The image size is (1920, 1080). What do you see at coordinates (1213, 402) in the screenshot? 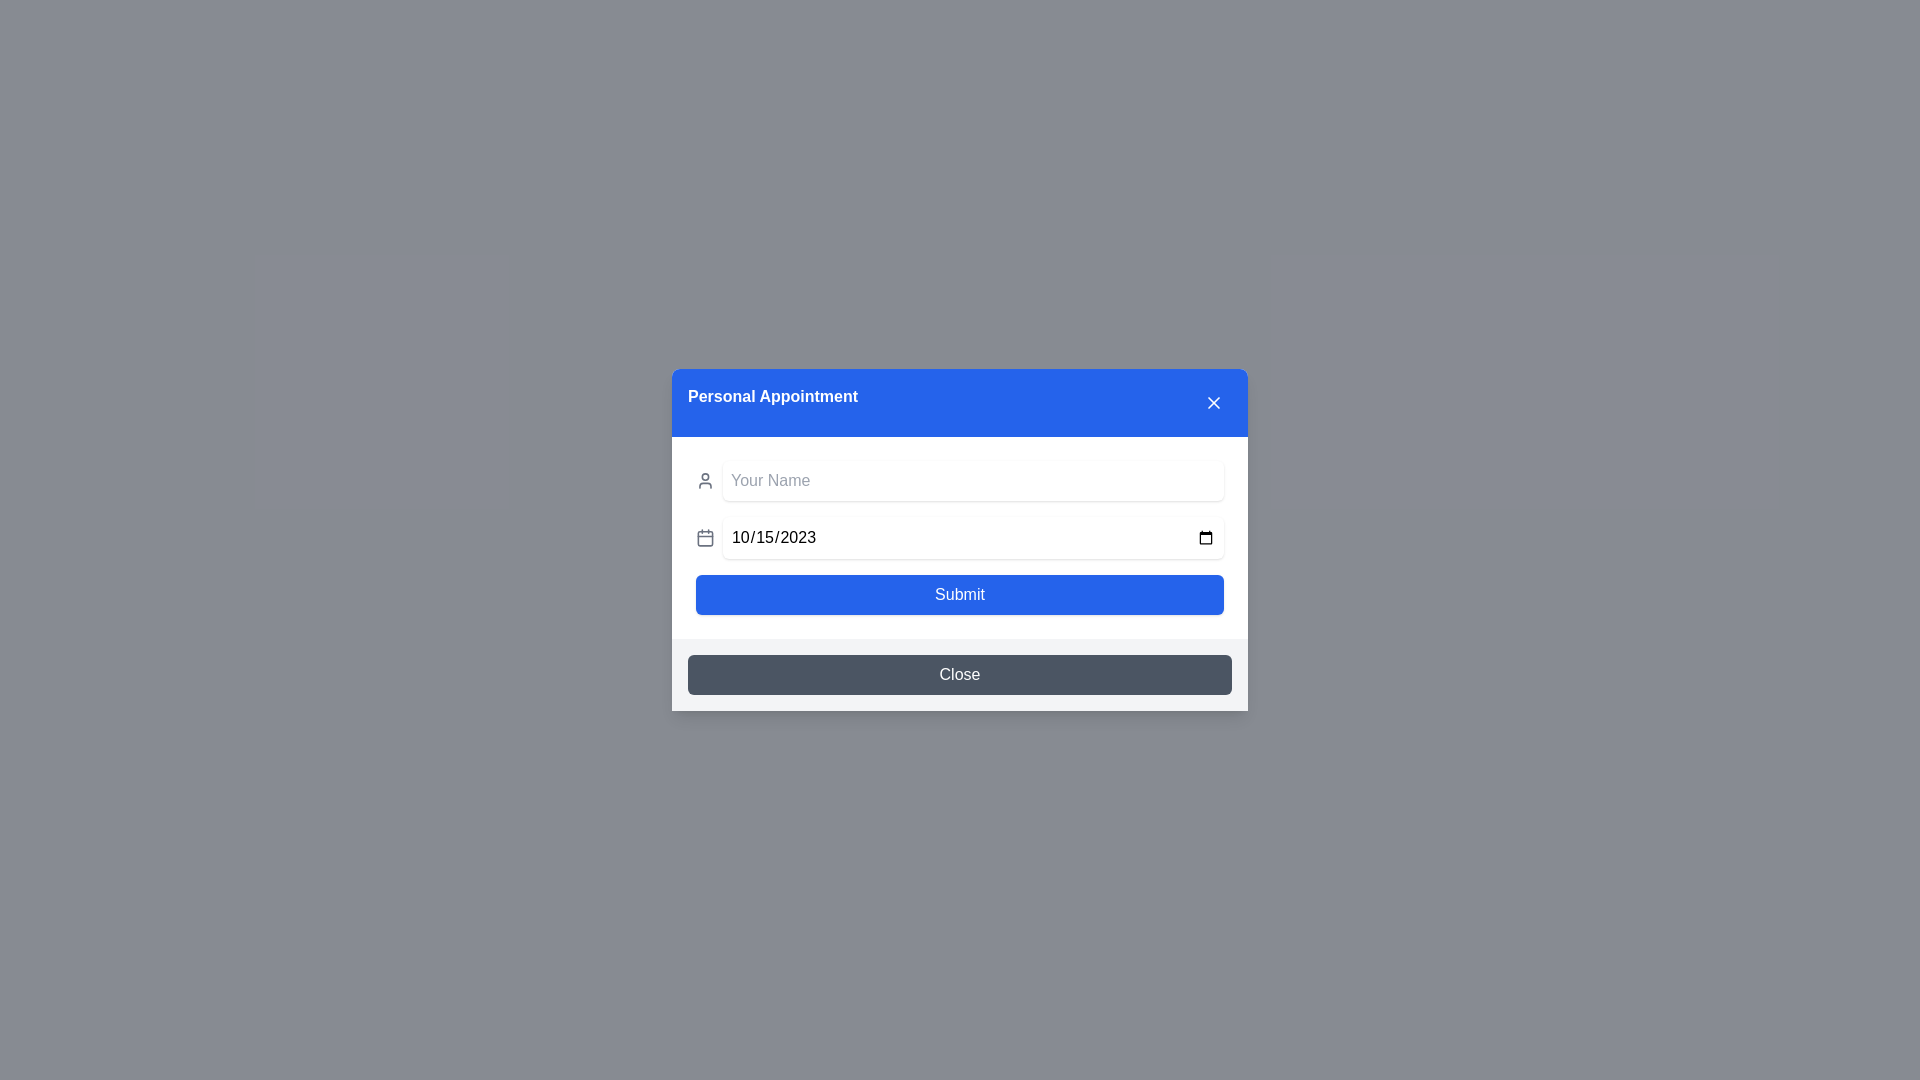
I see `the close button icon, which is represented as an outline 'X' icon located at the top-right of the modal dialog box` at bounding box center [1213, 402].